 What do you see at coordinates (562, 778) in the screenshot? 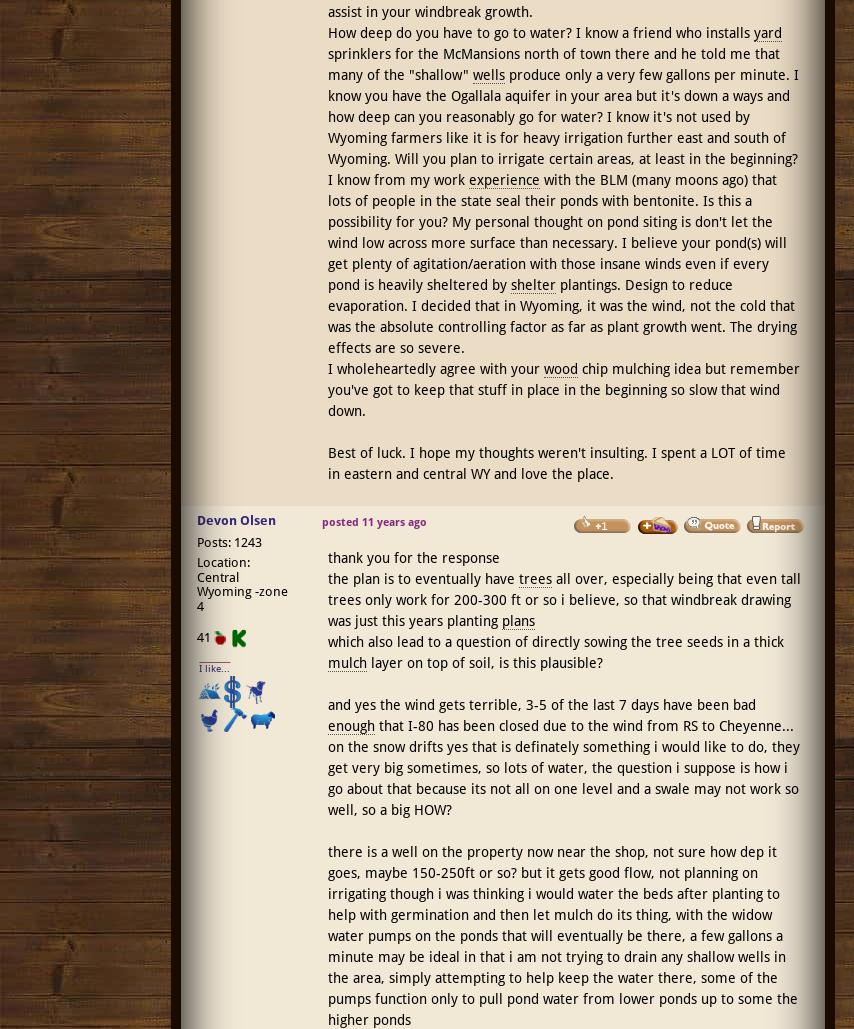
I see `'on the snow drifts yes that is definately something i would like to do, they get very big sometimes, so lots of water, the question i suppose is how i go about that because its not all on one level and a swale may not work so well, so a big HOW?'` at bounding box center [562, 778].